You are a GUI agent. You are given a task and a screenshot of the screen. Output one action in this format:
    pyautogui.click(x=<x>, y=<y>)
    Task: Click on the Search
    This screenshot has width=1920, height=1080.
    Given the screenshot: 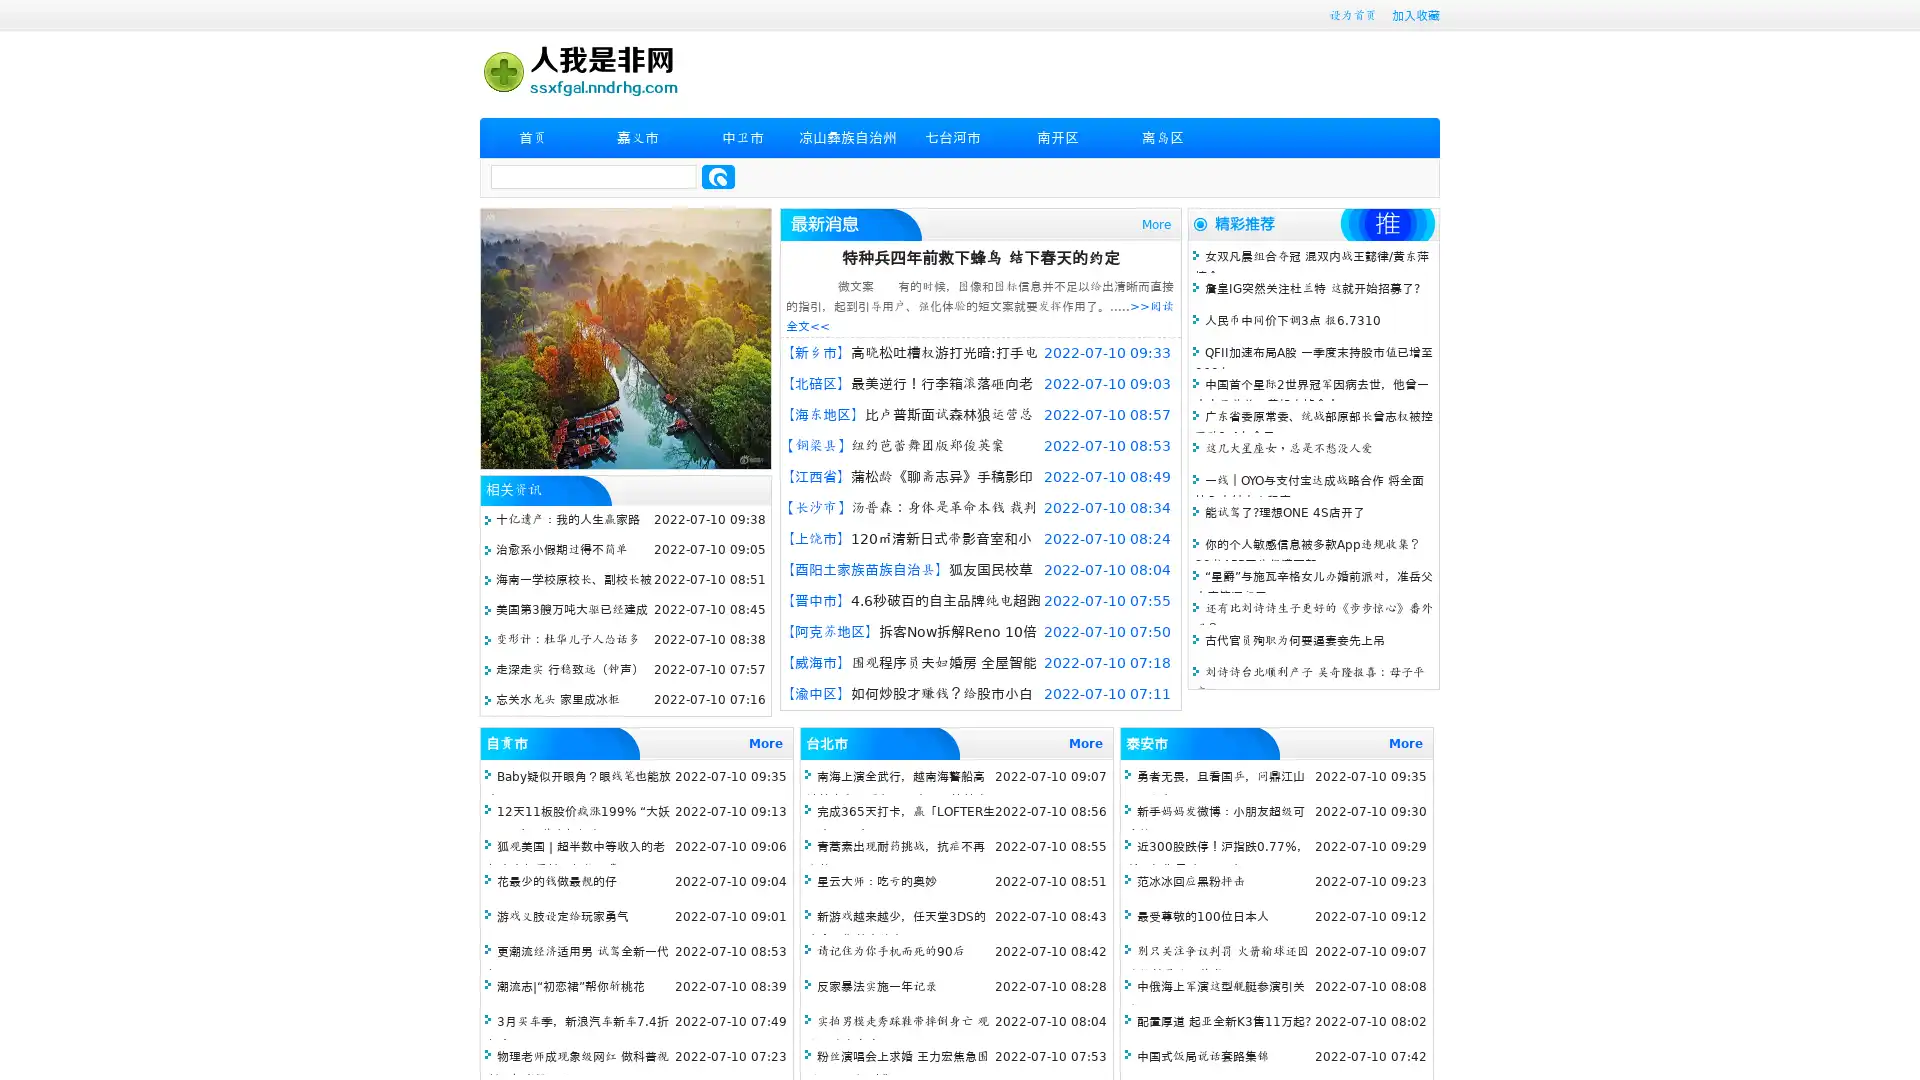 What is the action you would take?
    pyautogui.click(x=718, y=176)
    